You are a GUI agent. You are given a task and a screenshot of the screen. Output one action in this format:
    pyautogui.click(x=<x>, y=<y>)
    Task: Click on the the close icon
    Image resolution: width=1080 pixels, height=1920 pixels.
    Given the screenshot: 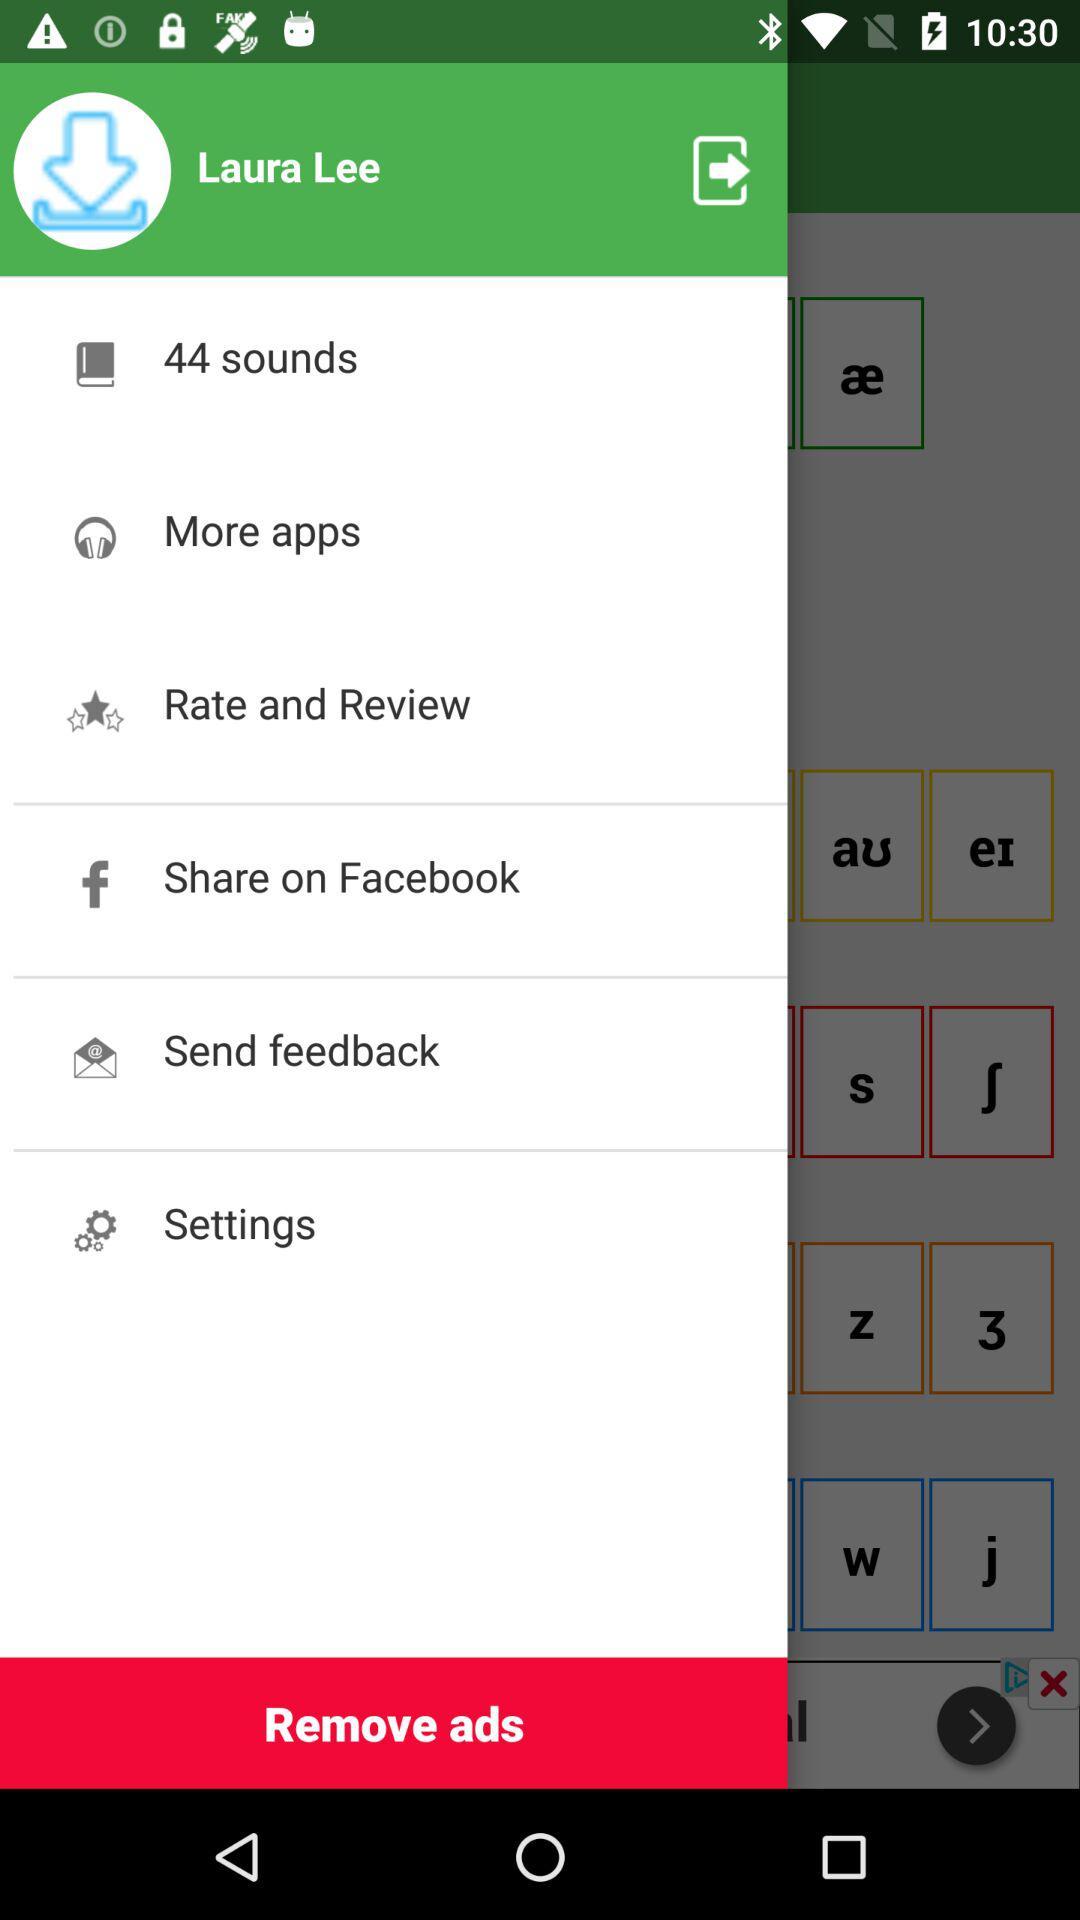 What is the action you would take?
    pyautogui.click(x=1052, y=1682)
    